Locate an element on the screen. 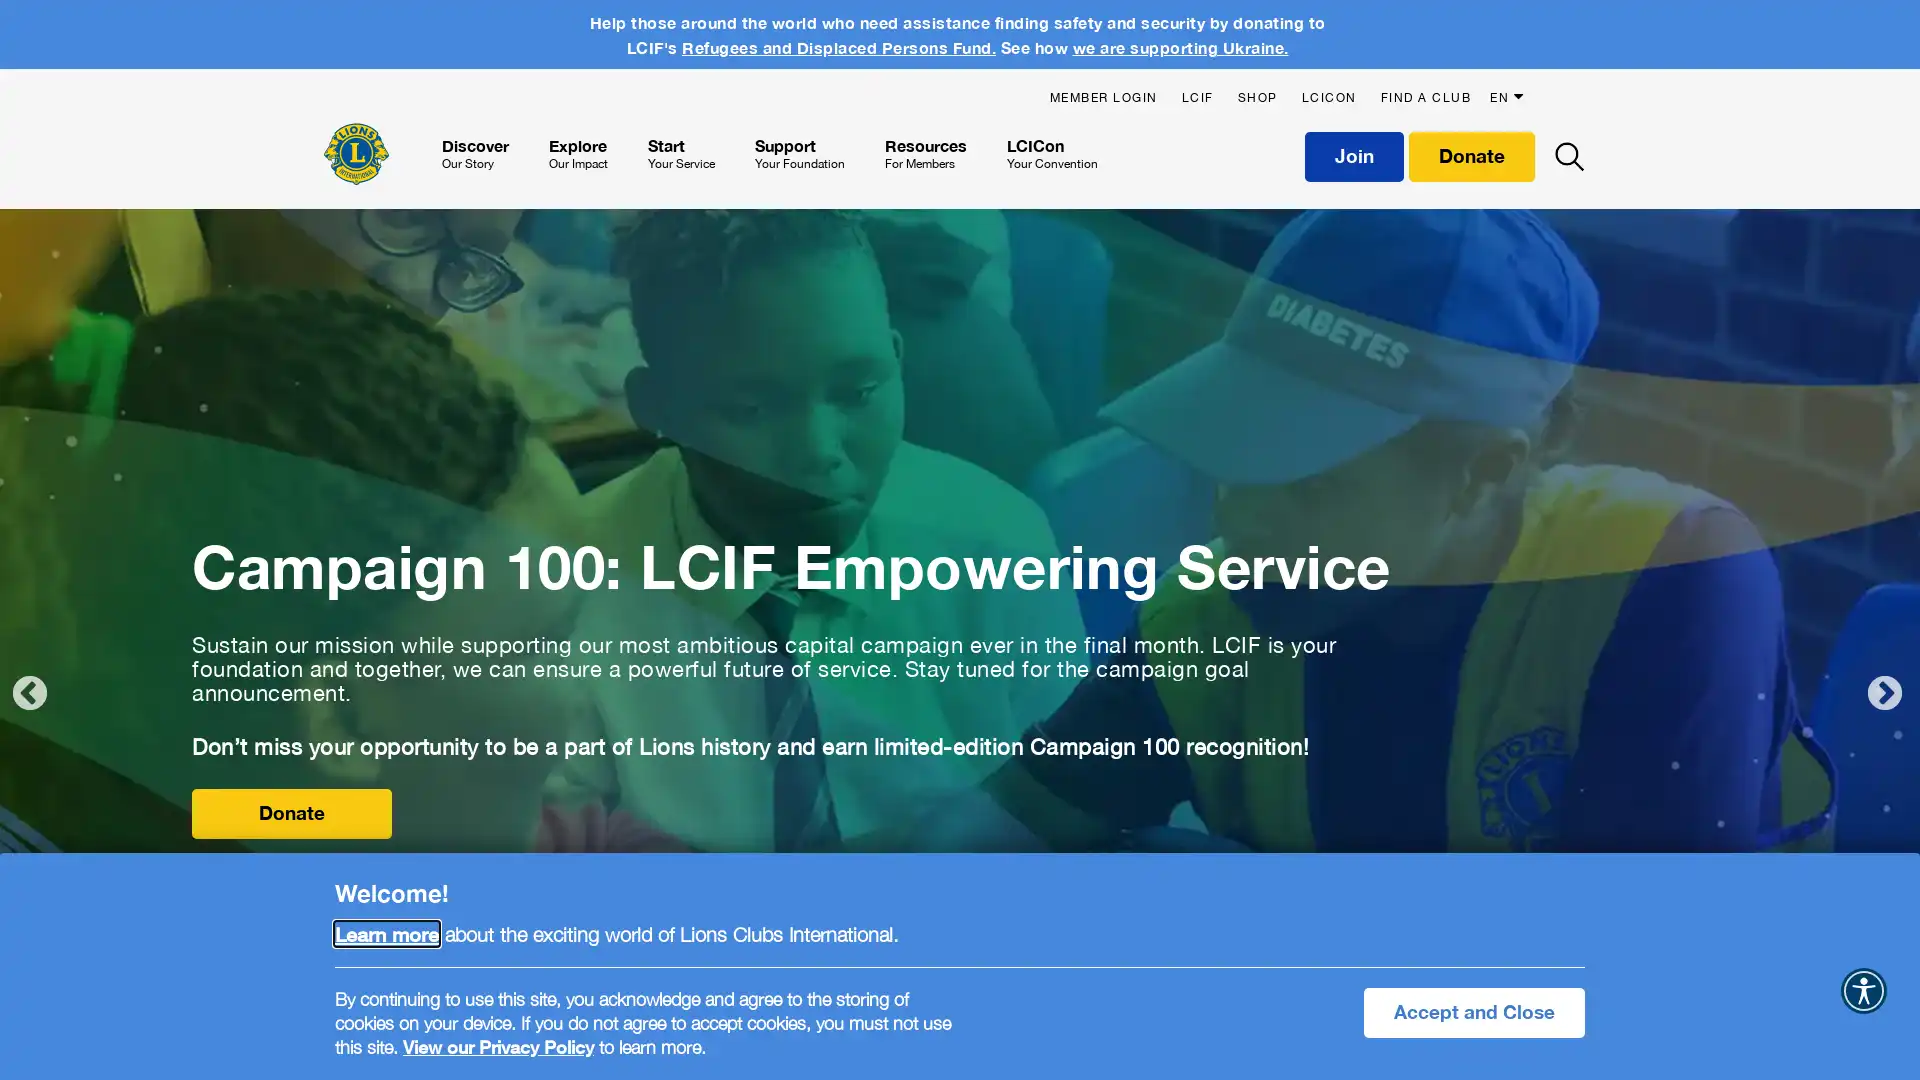 This screenshot has height=1080, width=1920. Next is located at coordinates (1884, 693).